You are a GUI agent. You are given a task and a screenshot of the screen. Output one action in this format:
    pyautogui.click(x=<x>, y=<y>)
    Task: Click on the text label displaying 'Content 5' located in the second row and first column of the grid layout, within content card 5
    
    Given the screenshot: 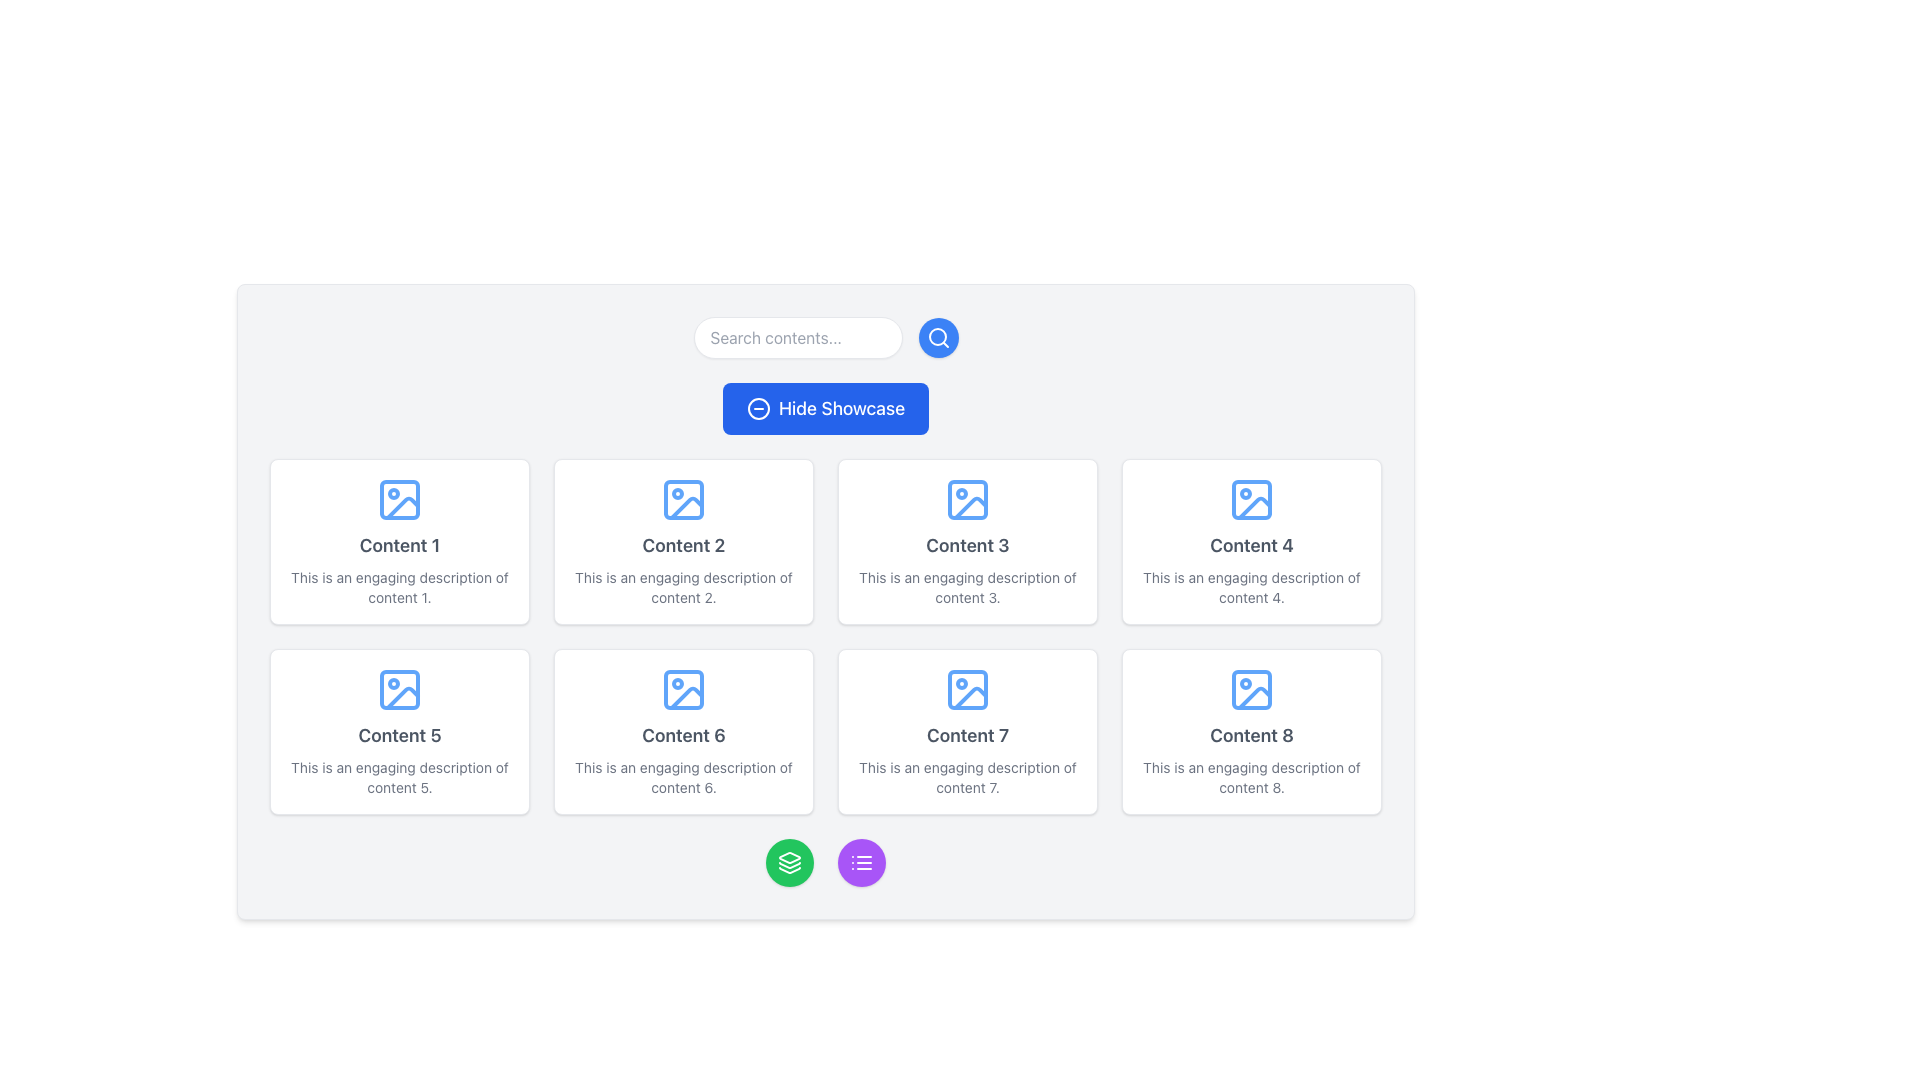 What is the action you would take?
    pyautogui.click(x=399, y=736)
    